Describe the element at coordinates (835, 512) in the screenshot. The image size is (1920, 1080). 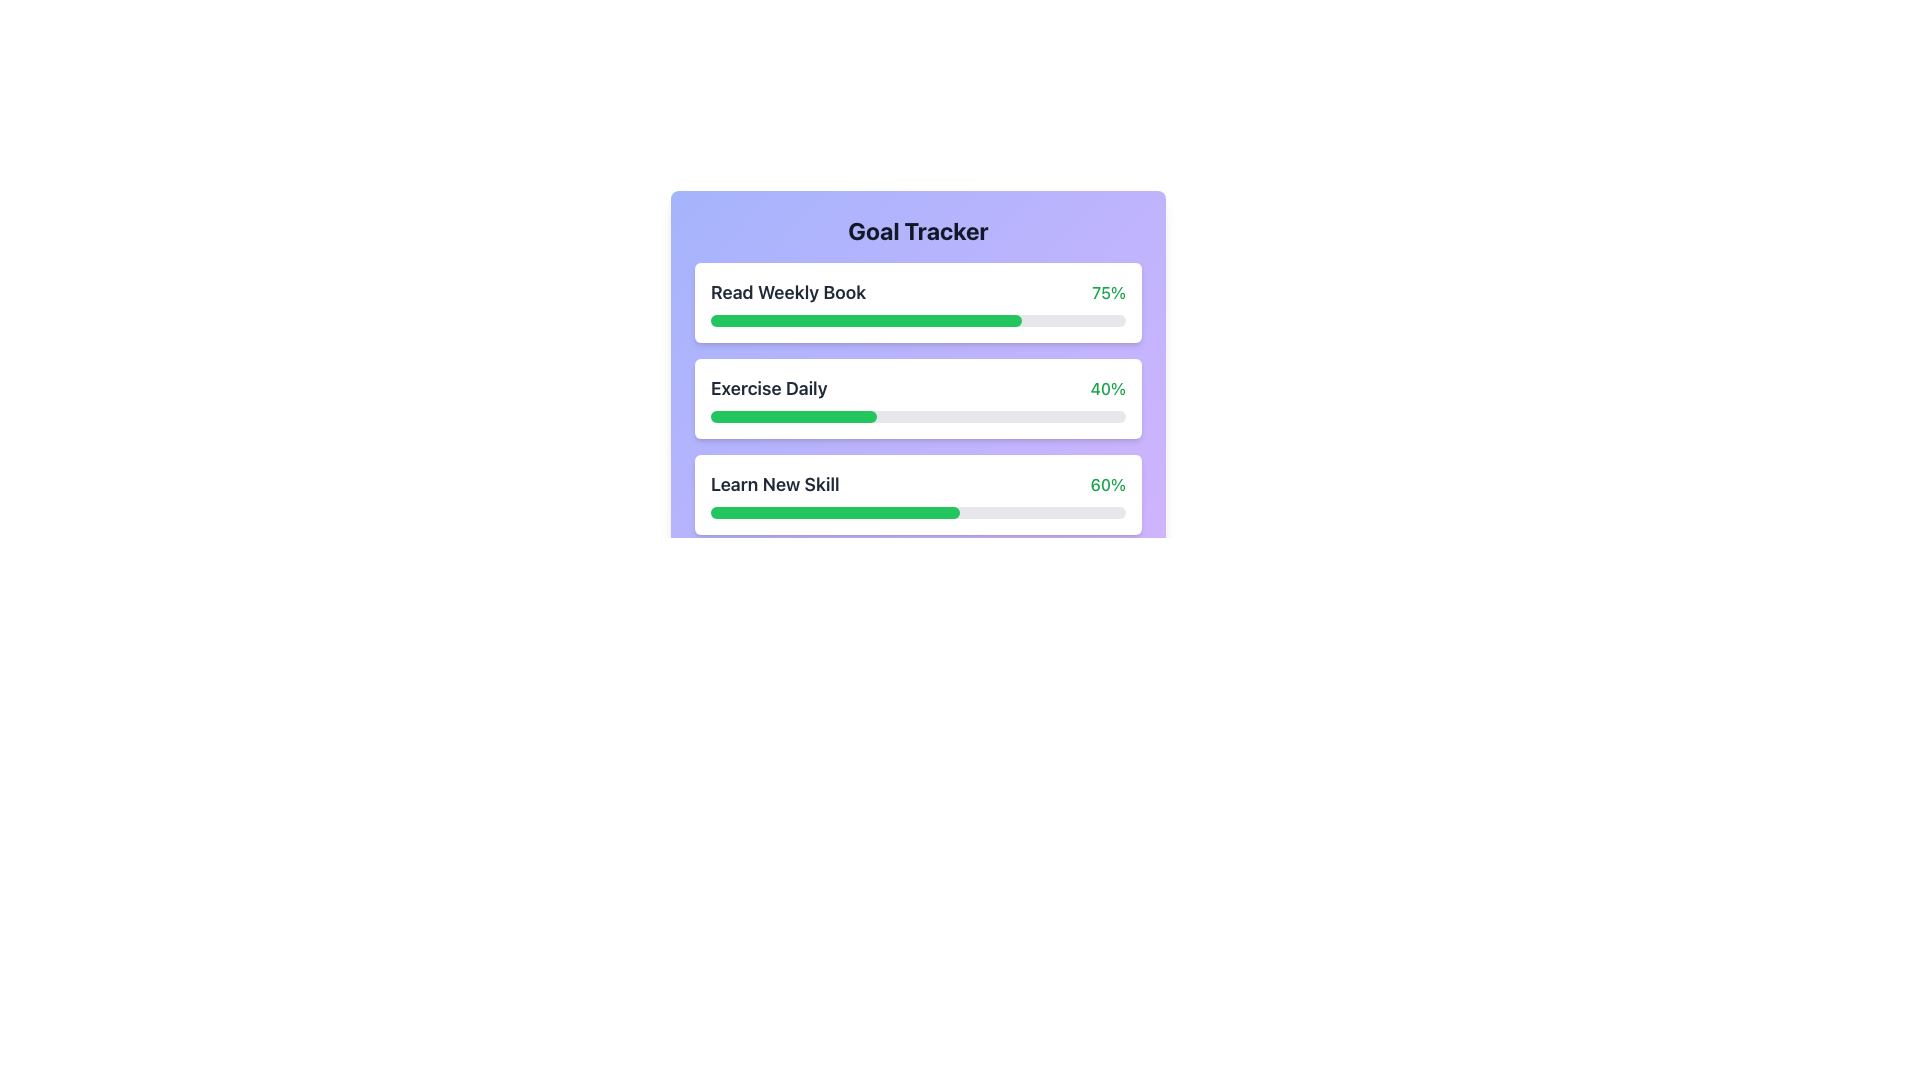
I see `the completion status of the green progress bar located in the 'Learn New Skill' section of the goal tracker interface, which is currently filled to 60%` at that location.